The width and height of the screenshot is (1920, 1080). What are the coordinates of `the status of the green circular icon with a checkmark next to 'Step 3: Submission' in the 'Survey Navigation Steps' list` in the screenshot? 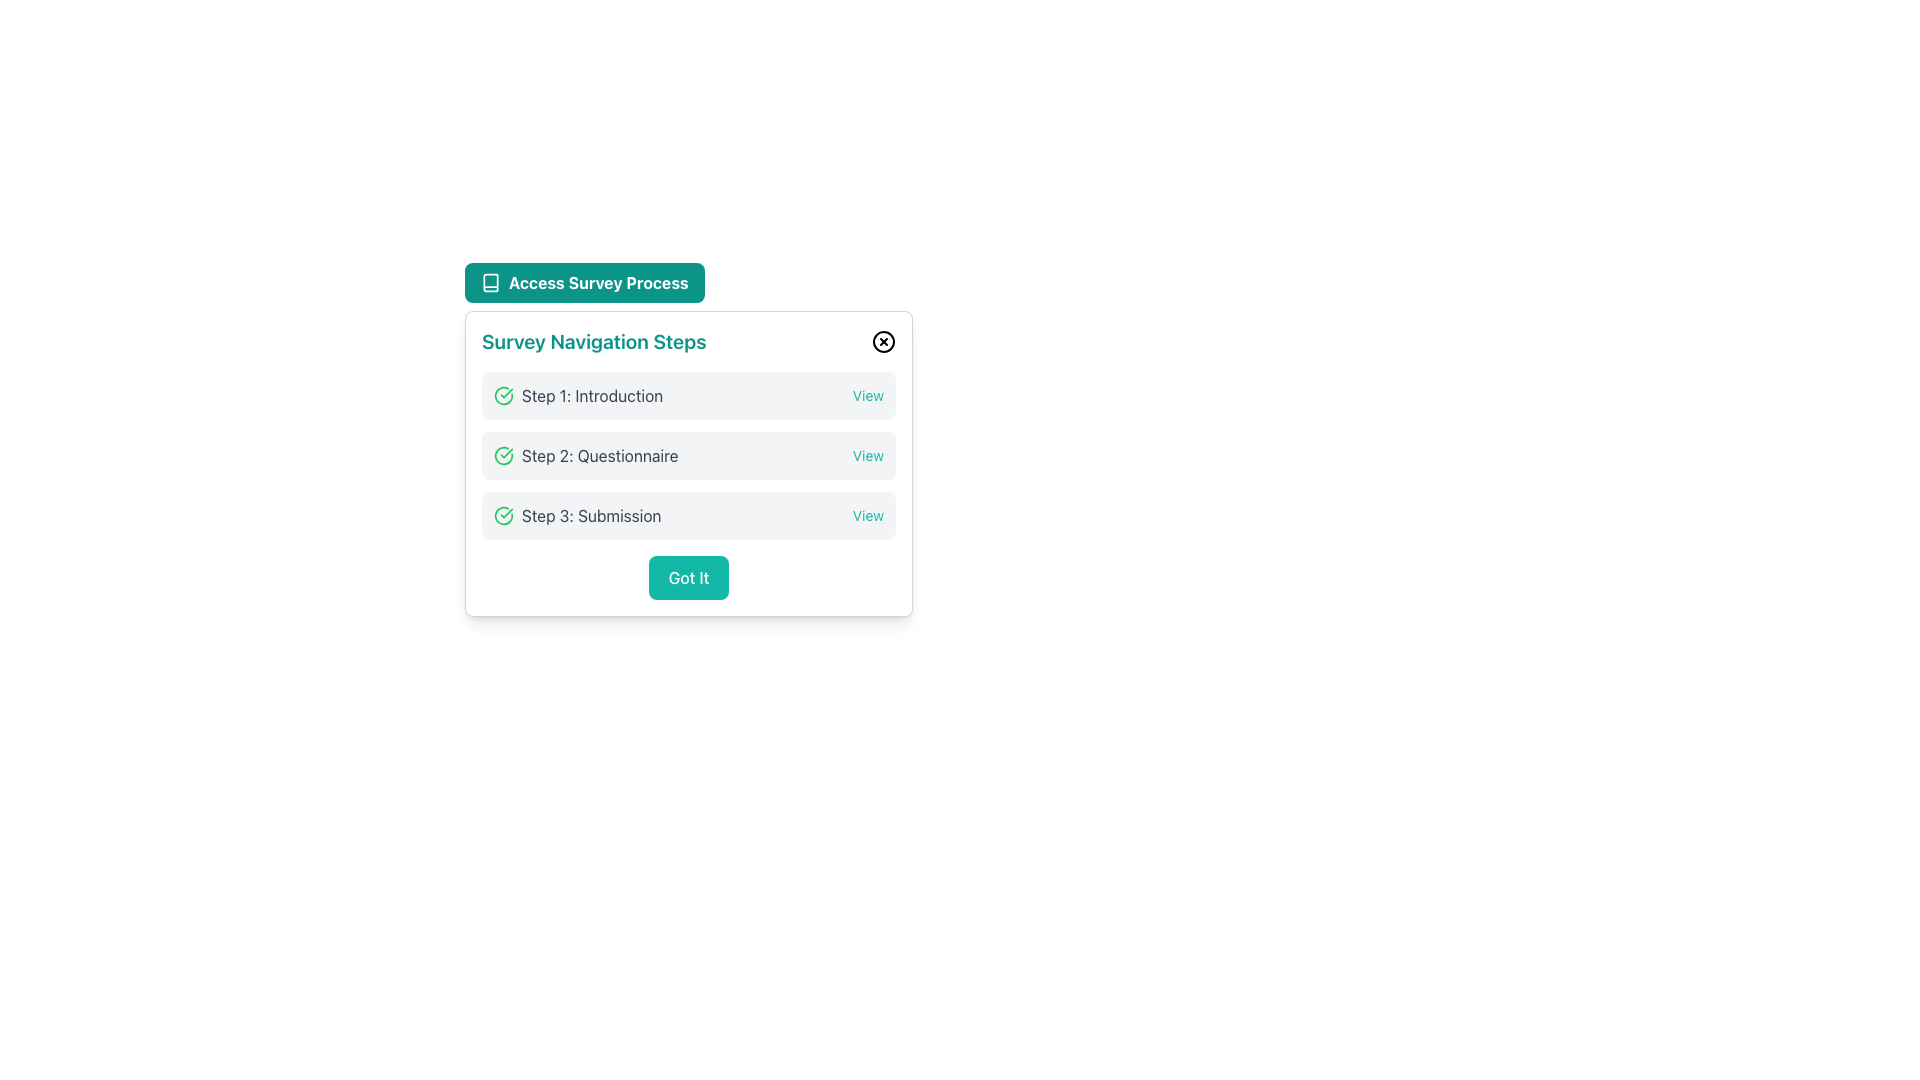 It's located at (504, 515).